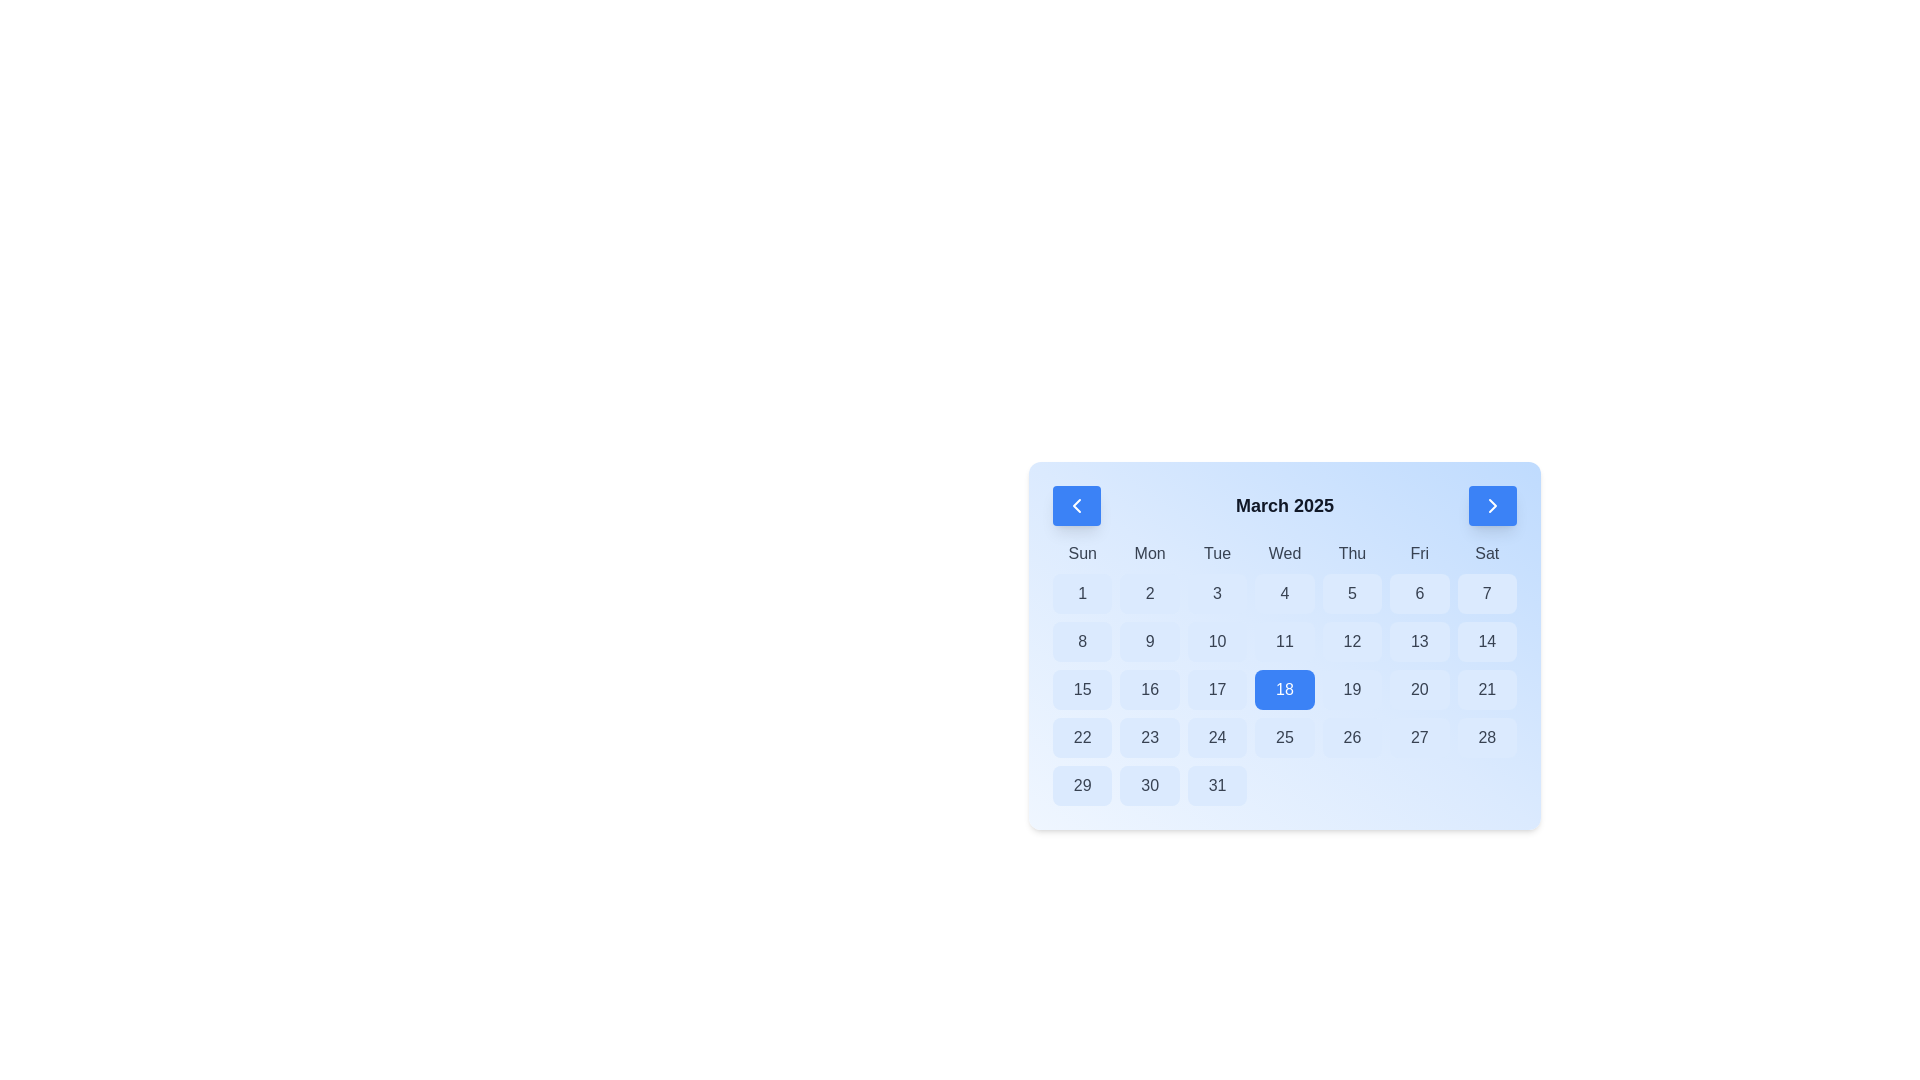  I want to click on the left-facing chevron icon located at the top-left corner of the calendar interface, so click(1075, 504).